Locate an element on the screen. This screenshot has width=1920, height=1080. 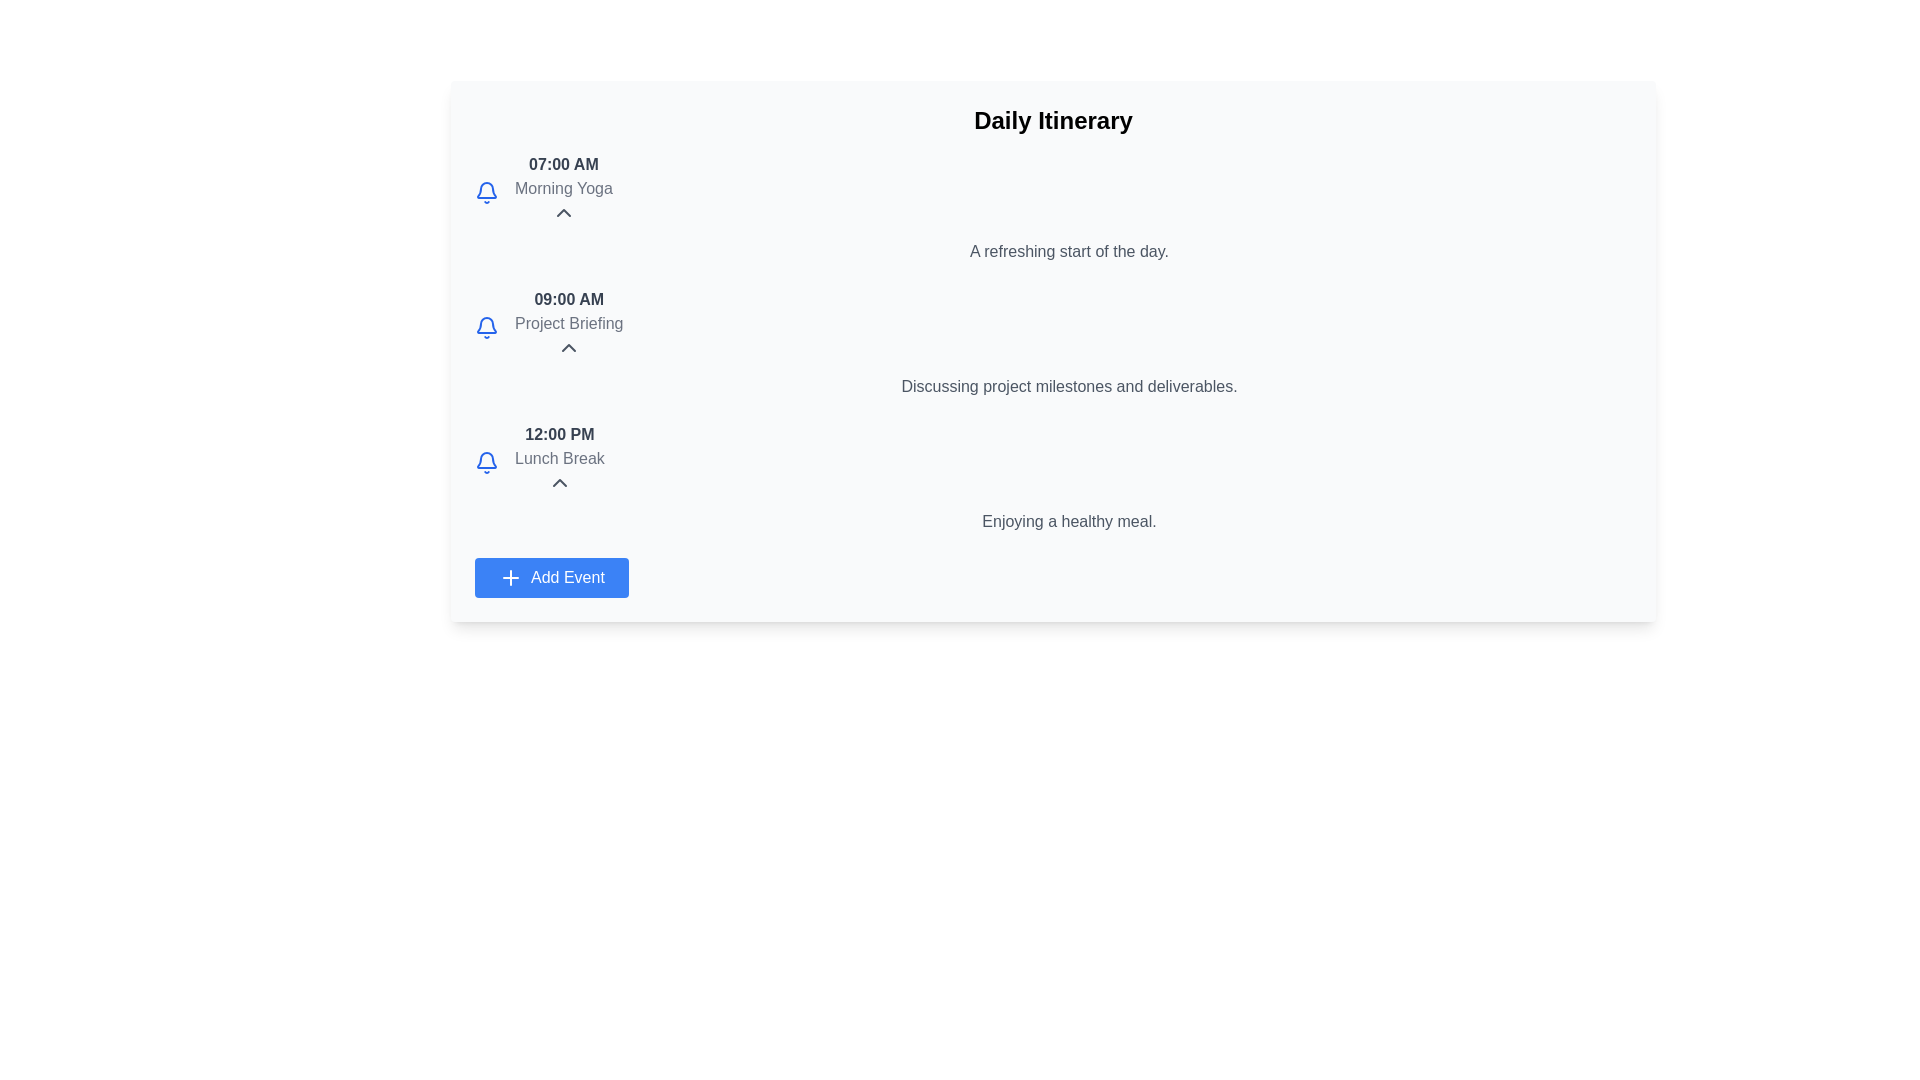
the text label displaying 'Project Briefing', which is located below the '09:00 AM' time label in the left panel of the interface is located at coordinates (568, 323).